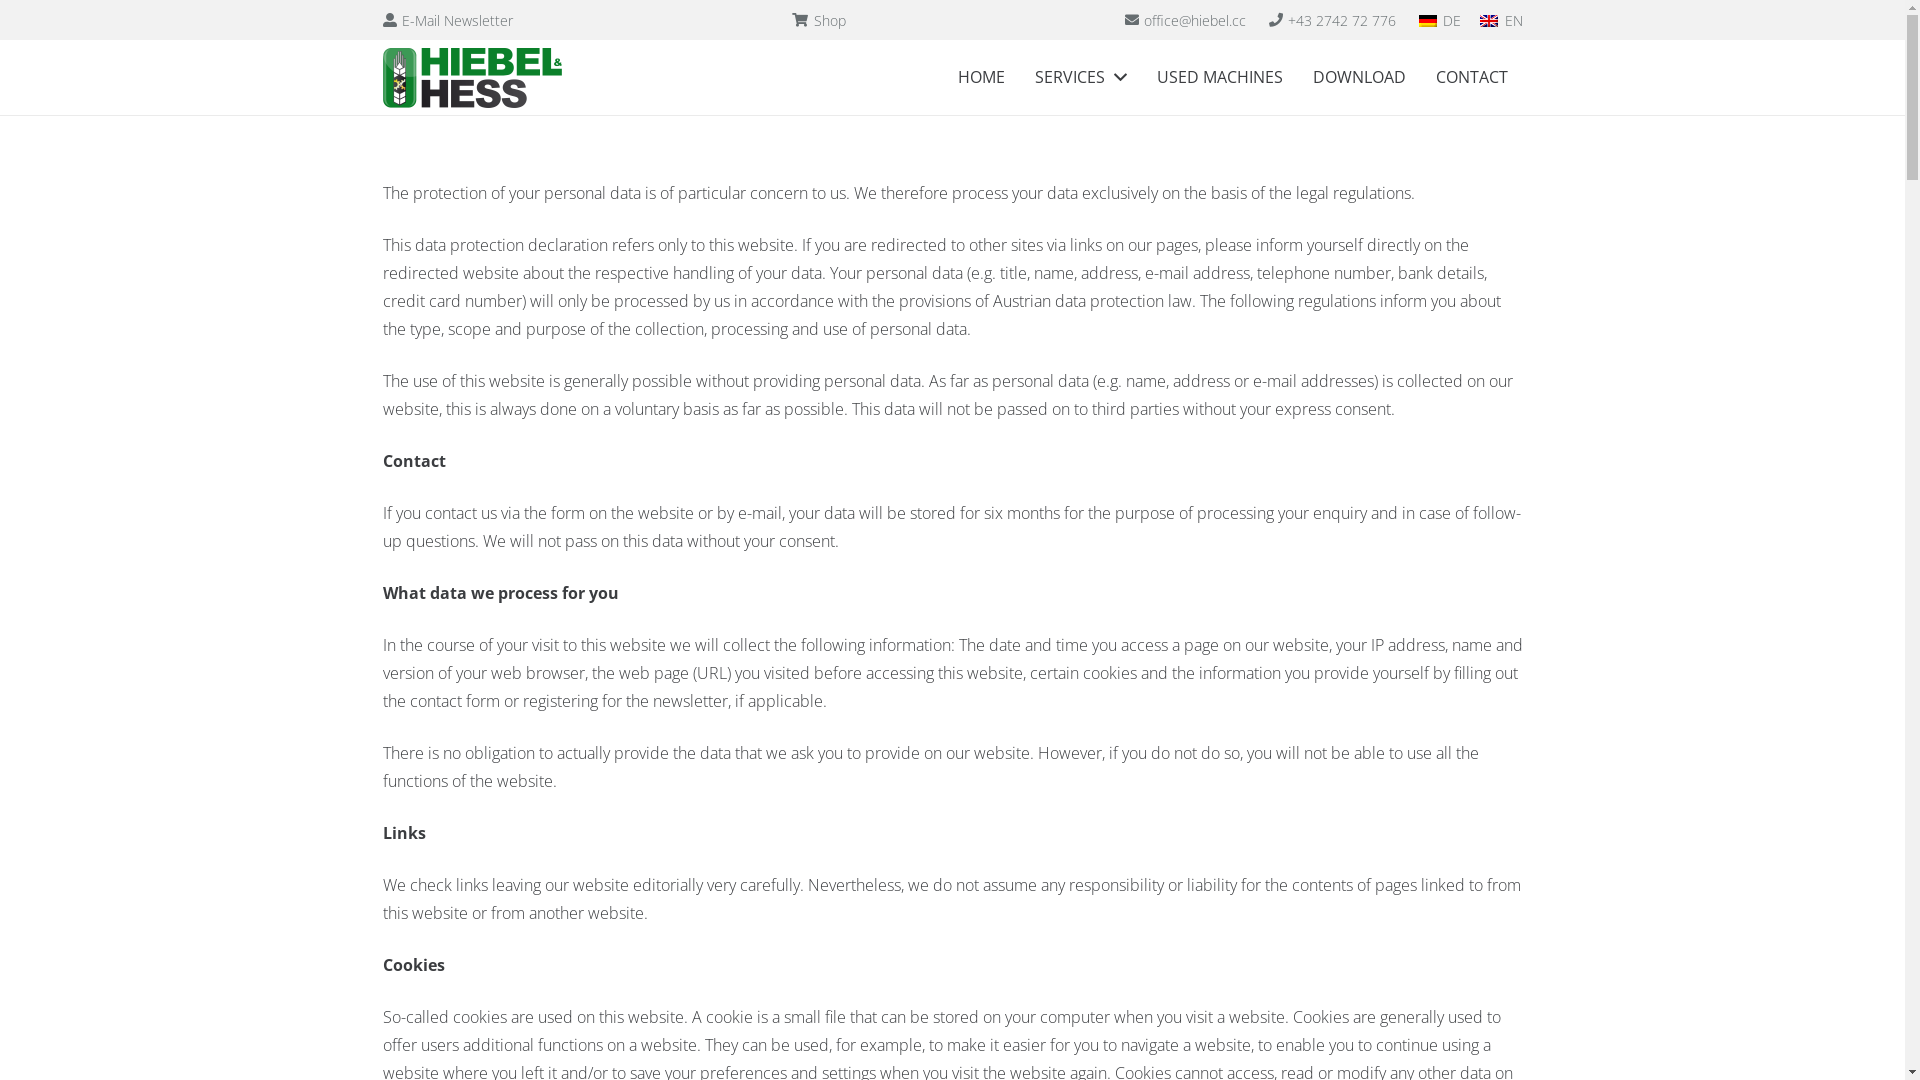 The height and width of the screenshot is (1080, 1920). I want to click on 'Shop', so click(819, 19).